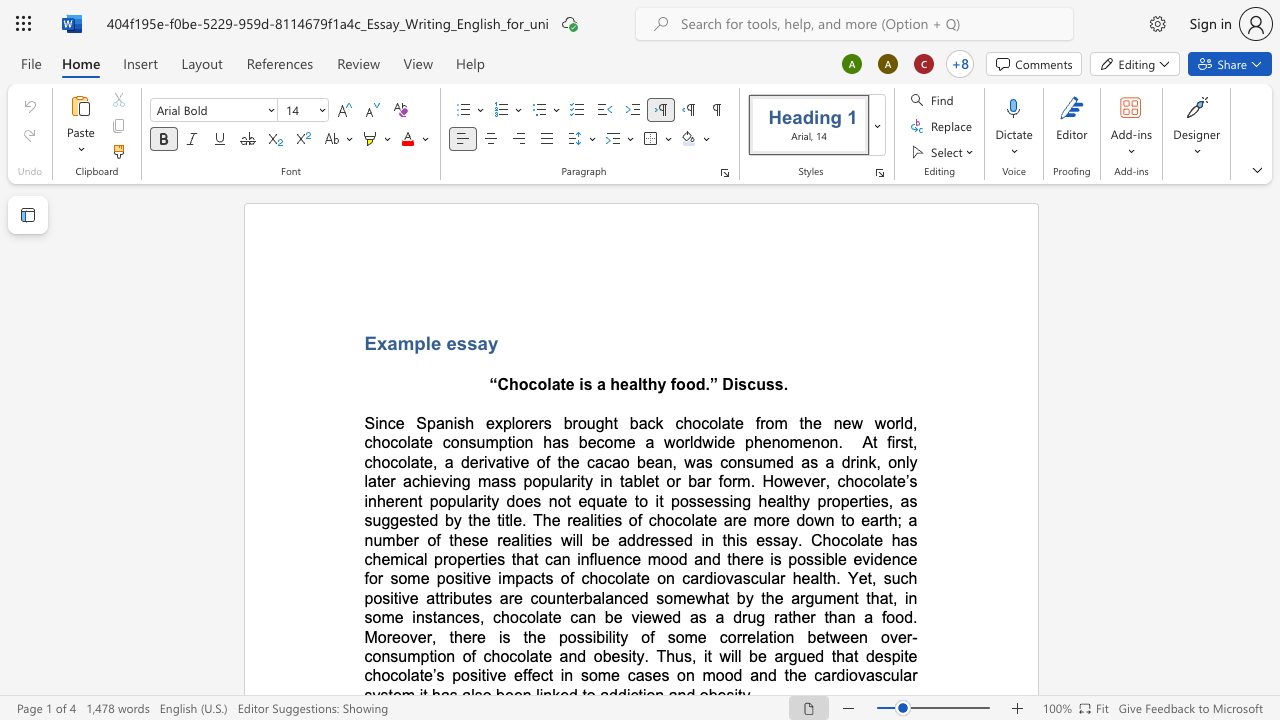  I want to click on the space between the continuous character "c" and "o" in the text, so click(537, 384).